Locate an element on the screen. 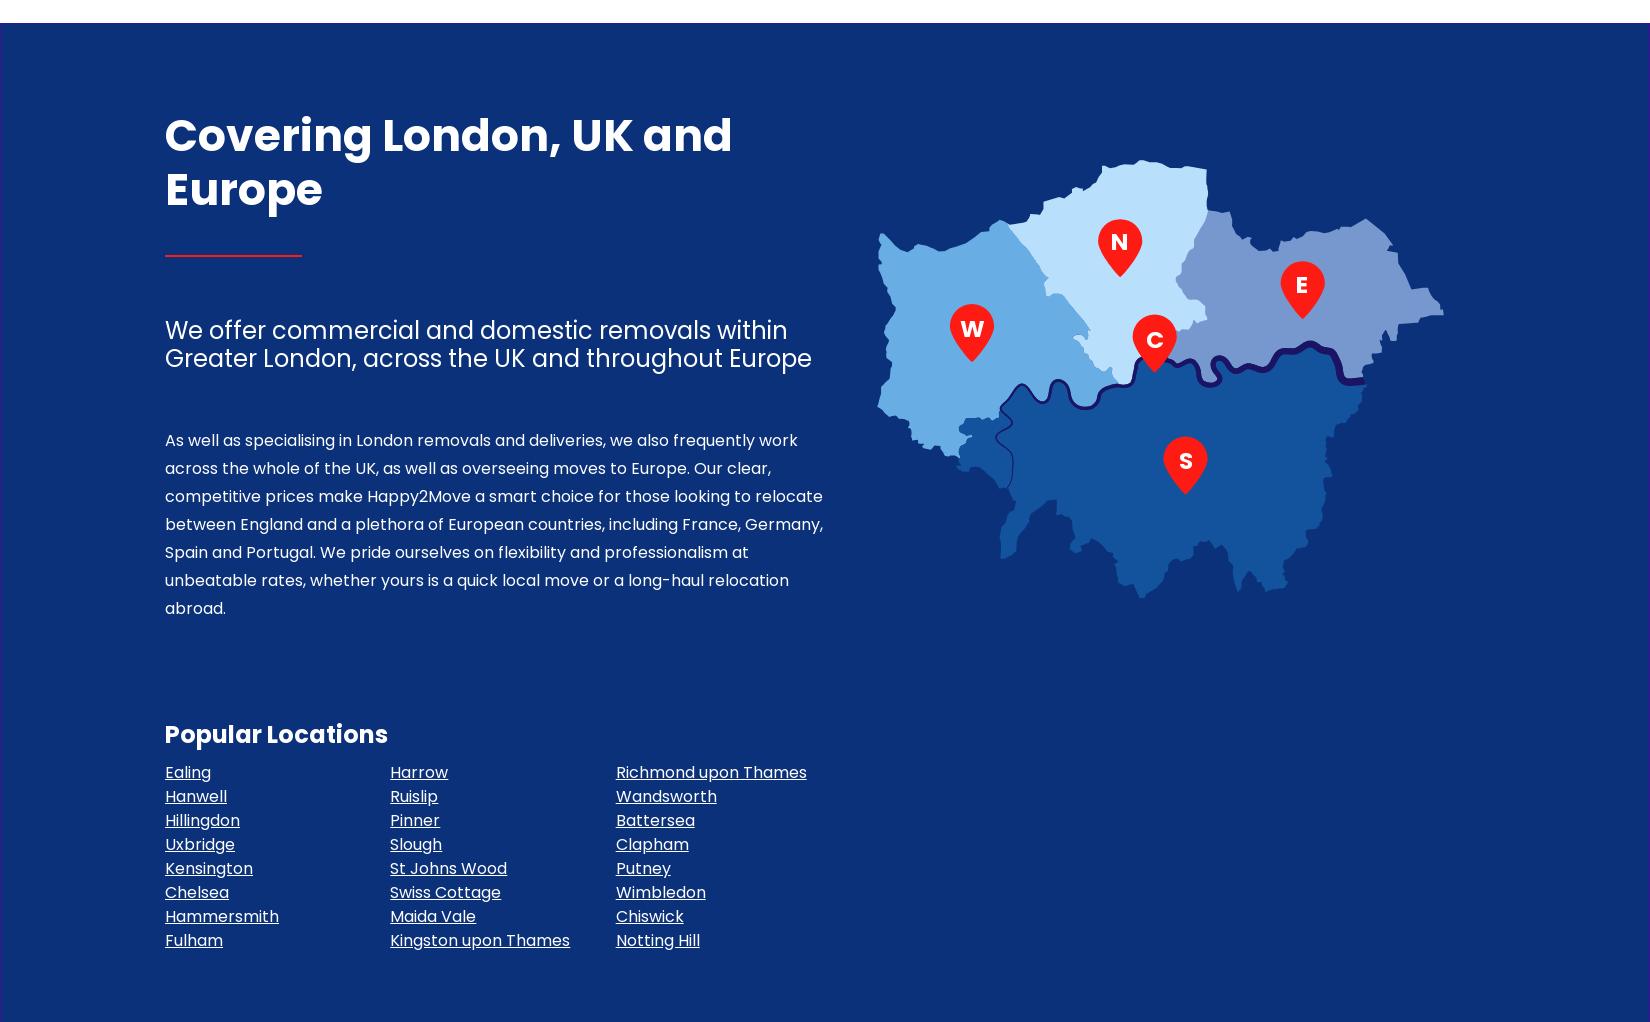 Image resolution: width=1650 pixels, height=1022 pixels. 'Richmond upon Thames' is located at coordinates (709, 772).